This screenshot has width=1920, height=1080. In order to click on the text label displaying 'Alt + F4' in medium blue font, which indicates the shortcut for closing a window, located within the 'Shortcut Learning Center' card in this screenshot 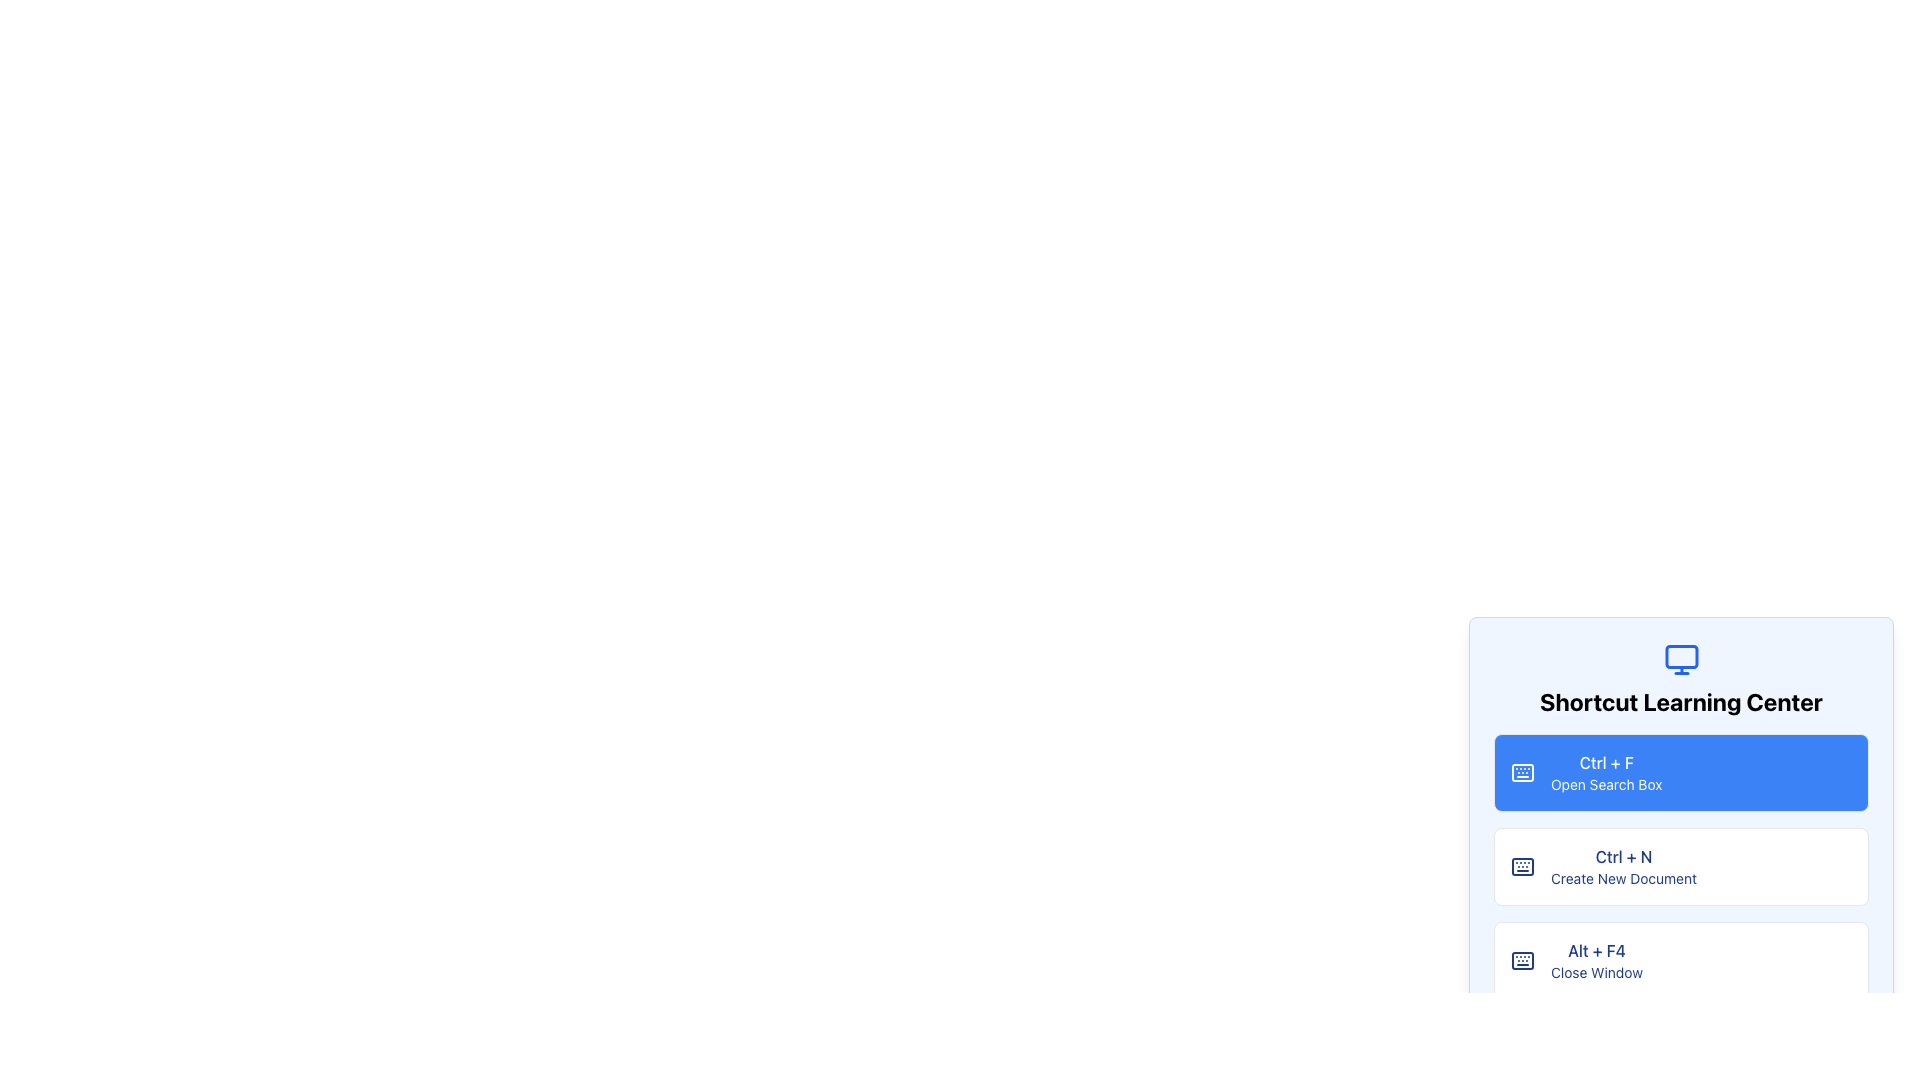, I will do `click(1595, 950)`.